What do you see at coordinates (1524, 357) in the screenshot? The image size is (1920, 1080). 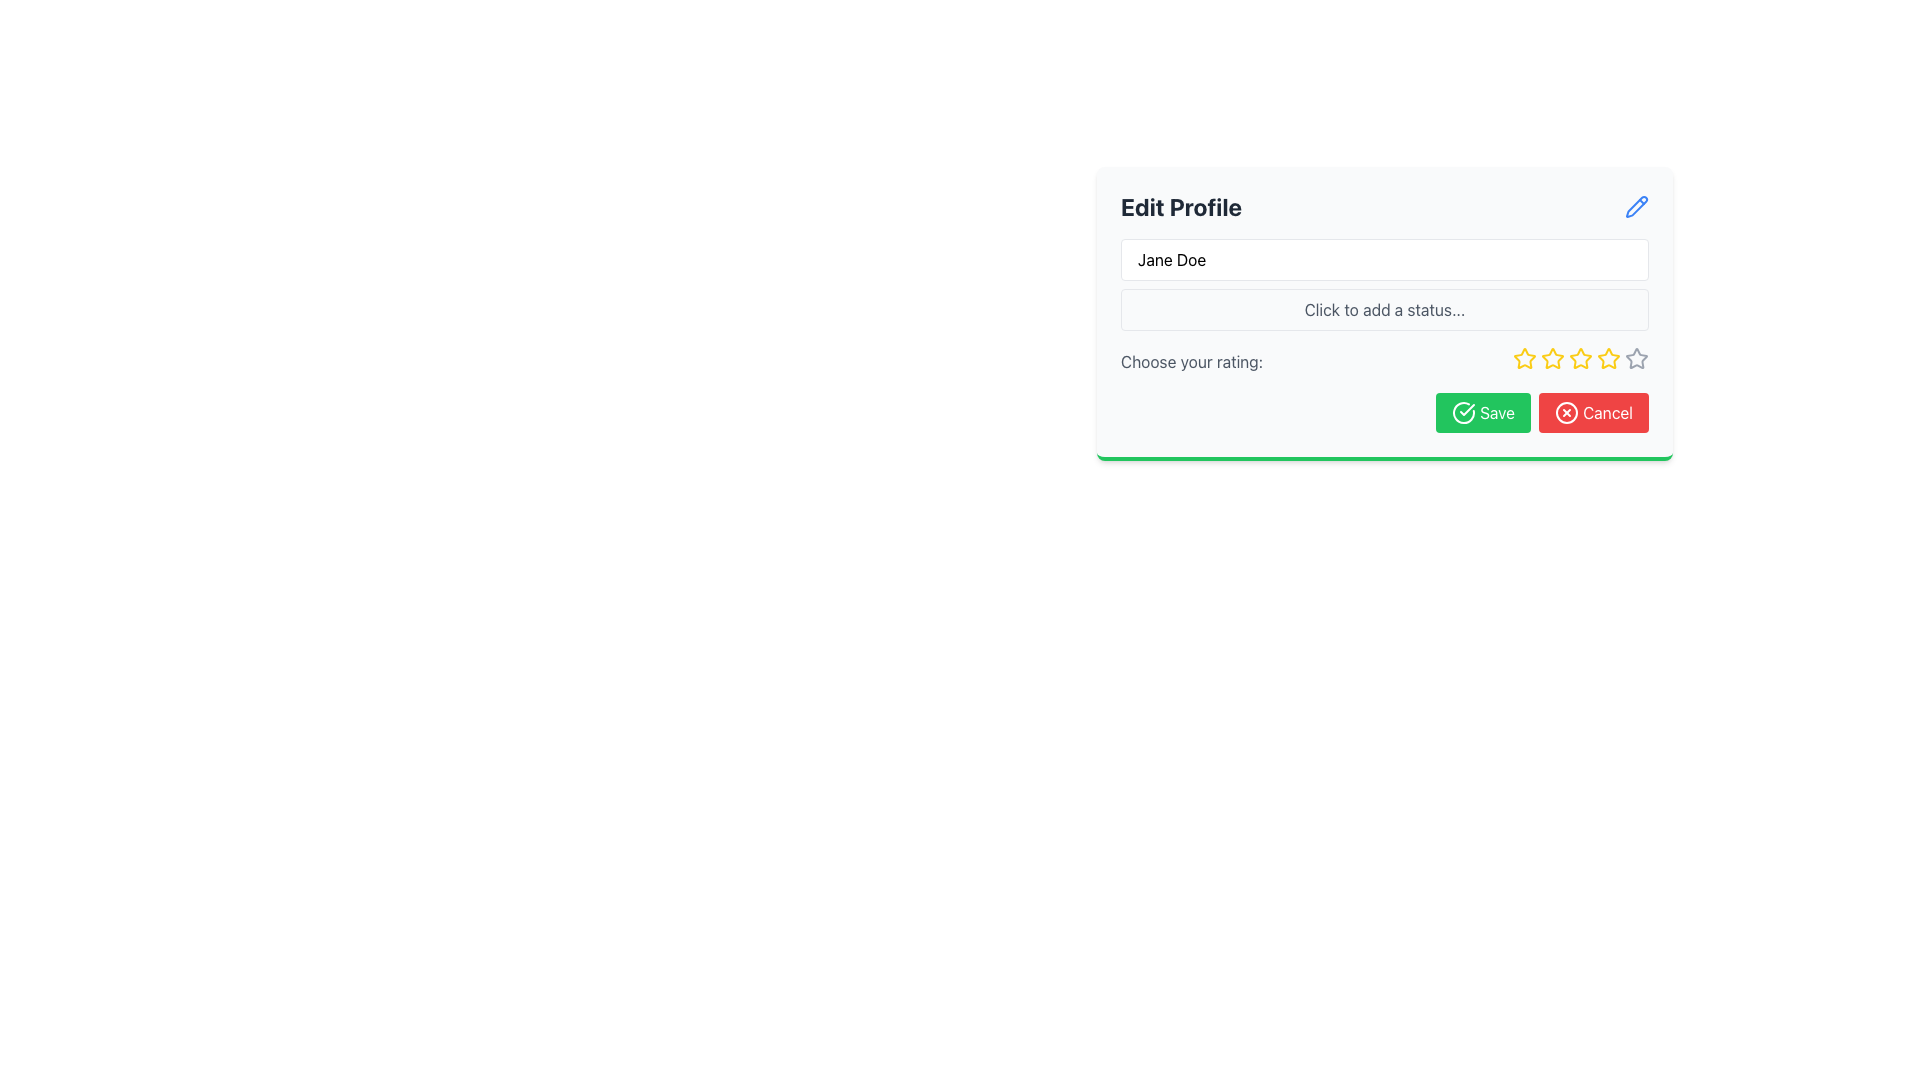 I see `the second star` at bounding box center [1524, 357].